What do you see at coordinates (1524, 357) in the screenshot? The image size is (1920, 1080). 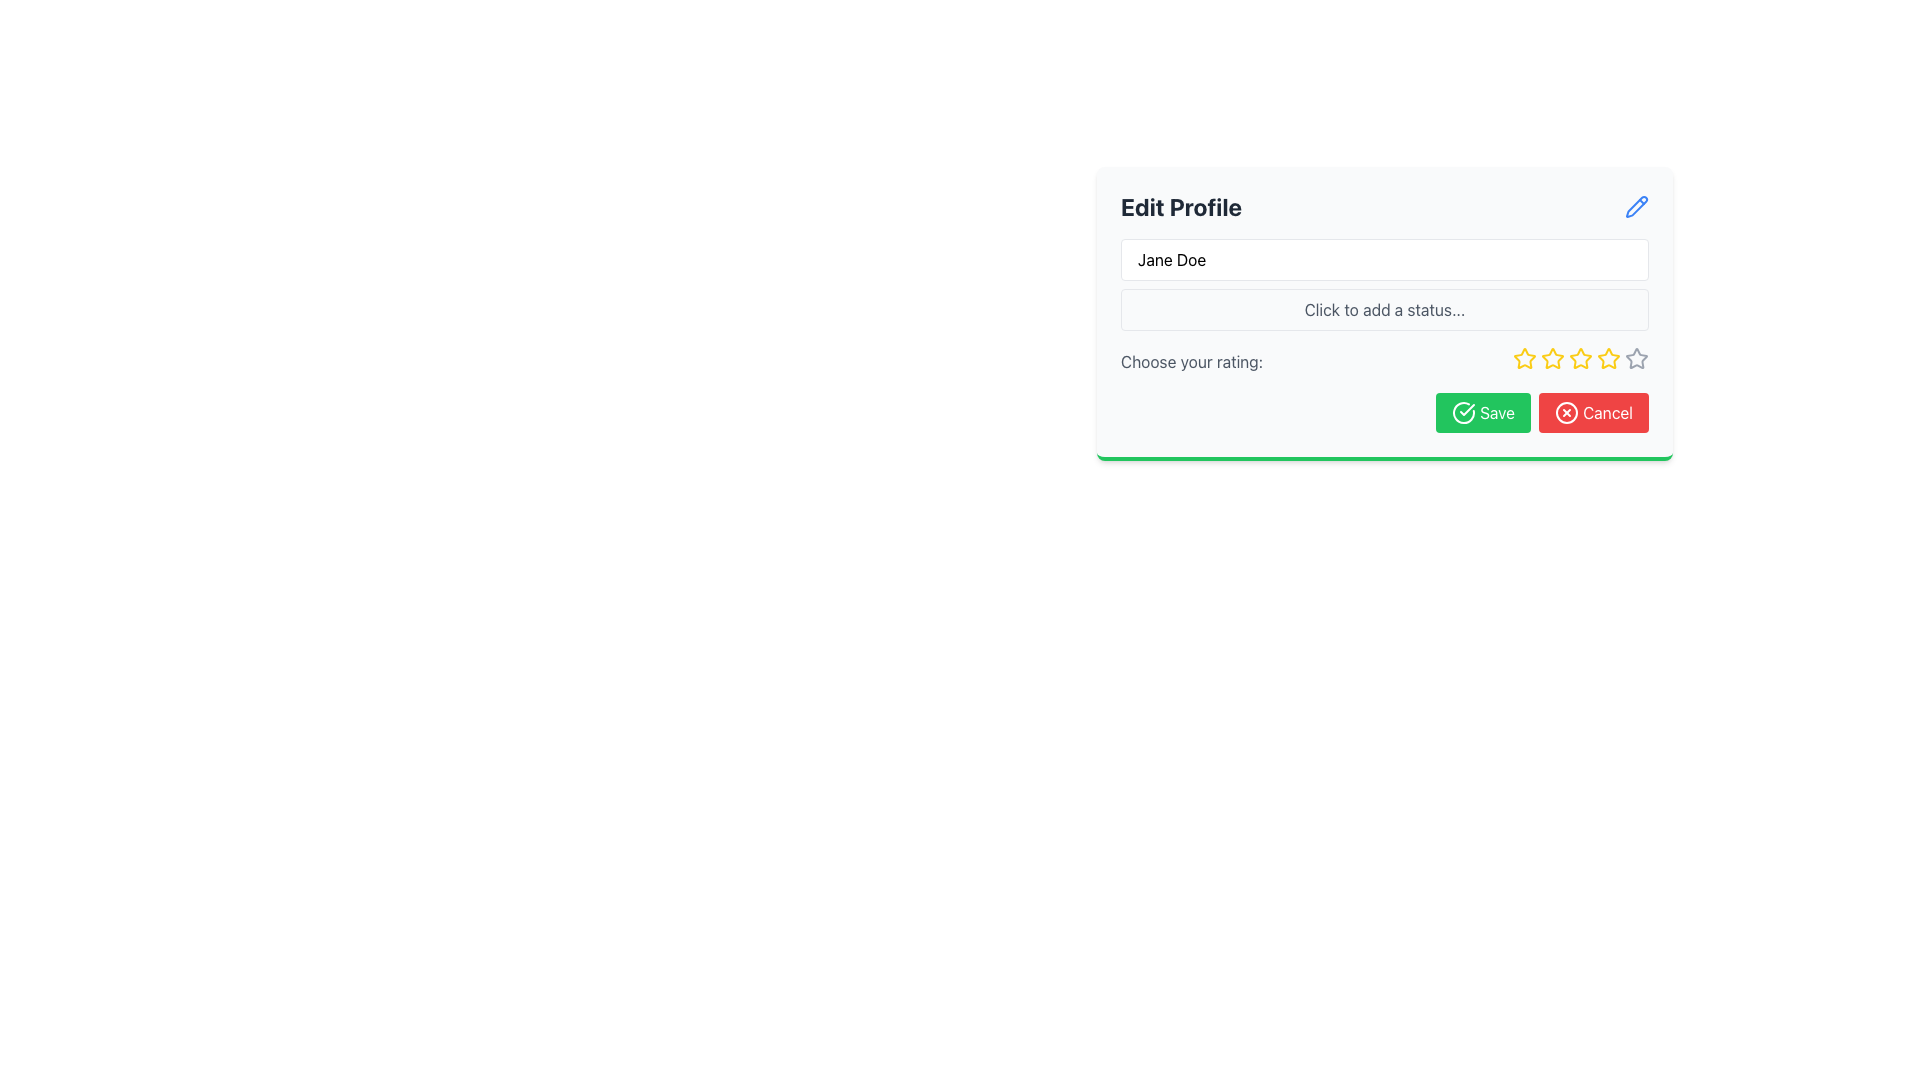 I see `the second star` at bounding box center [1524, 357].